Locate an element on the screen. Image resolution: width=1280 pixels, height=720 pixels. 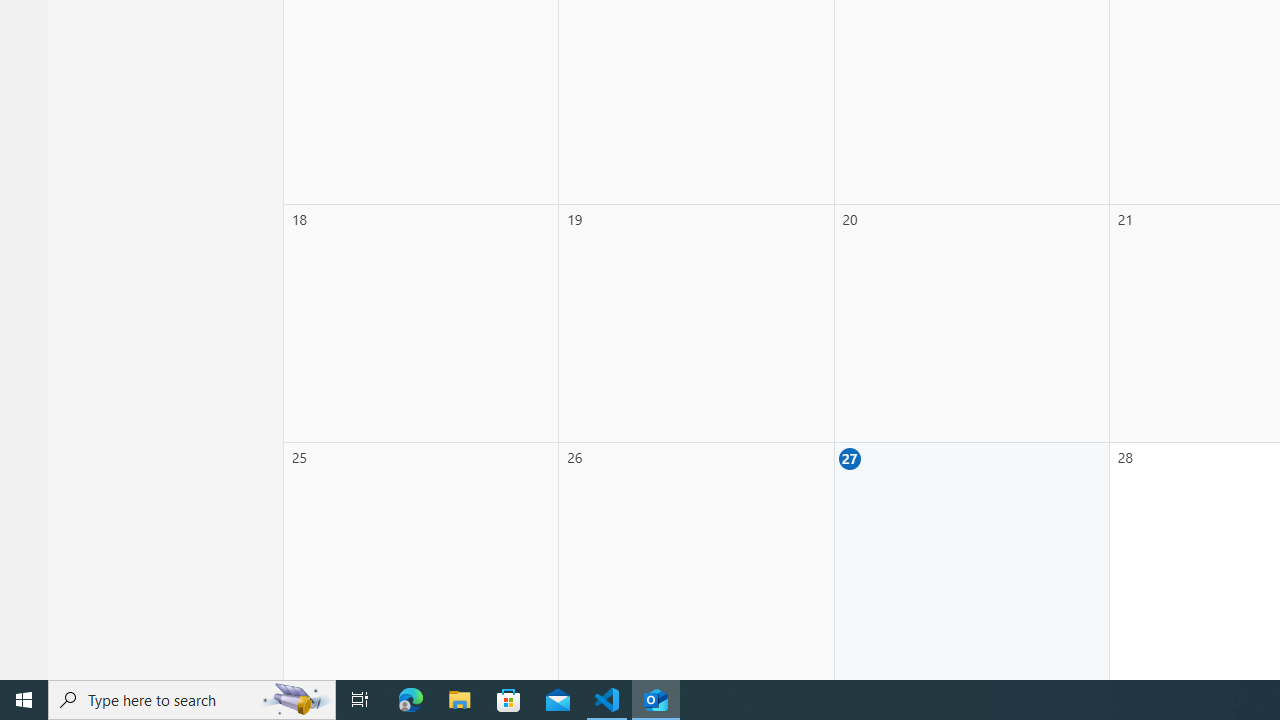
'Outlook (new) - 1 running window' is located at coordinates (656, 698).